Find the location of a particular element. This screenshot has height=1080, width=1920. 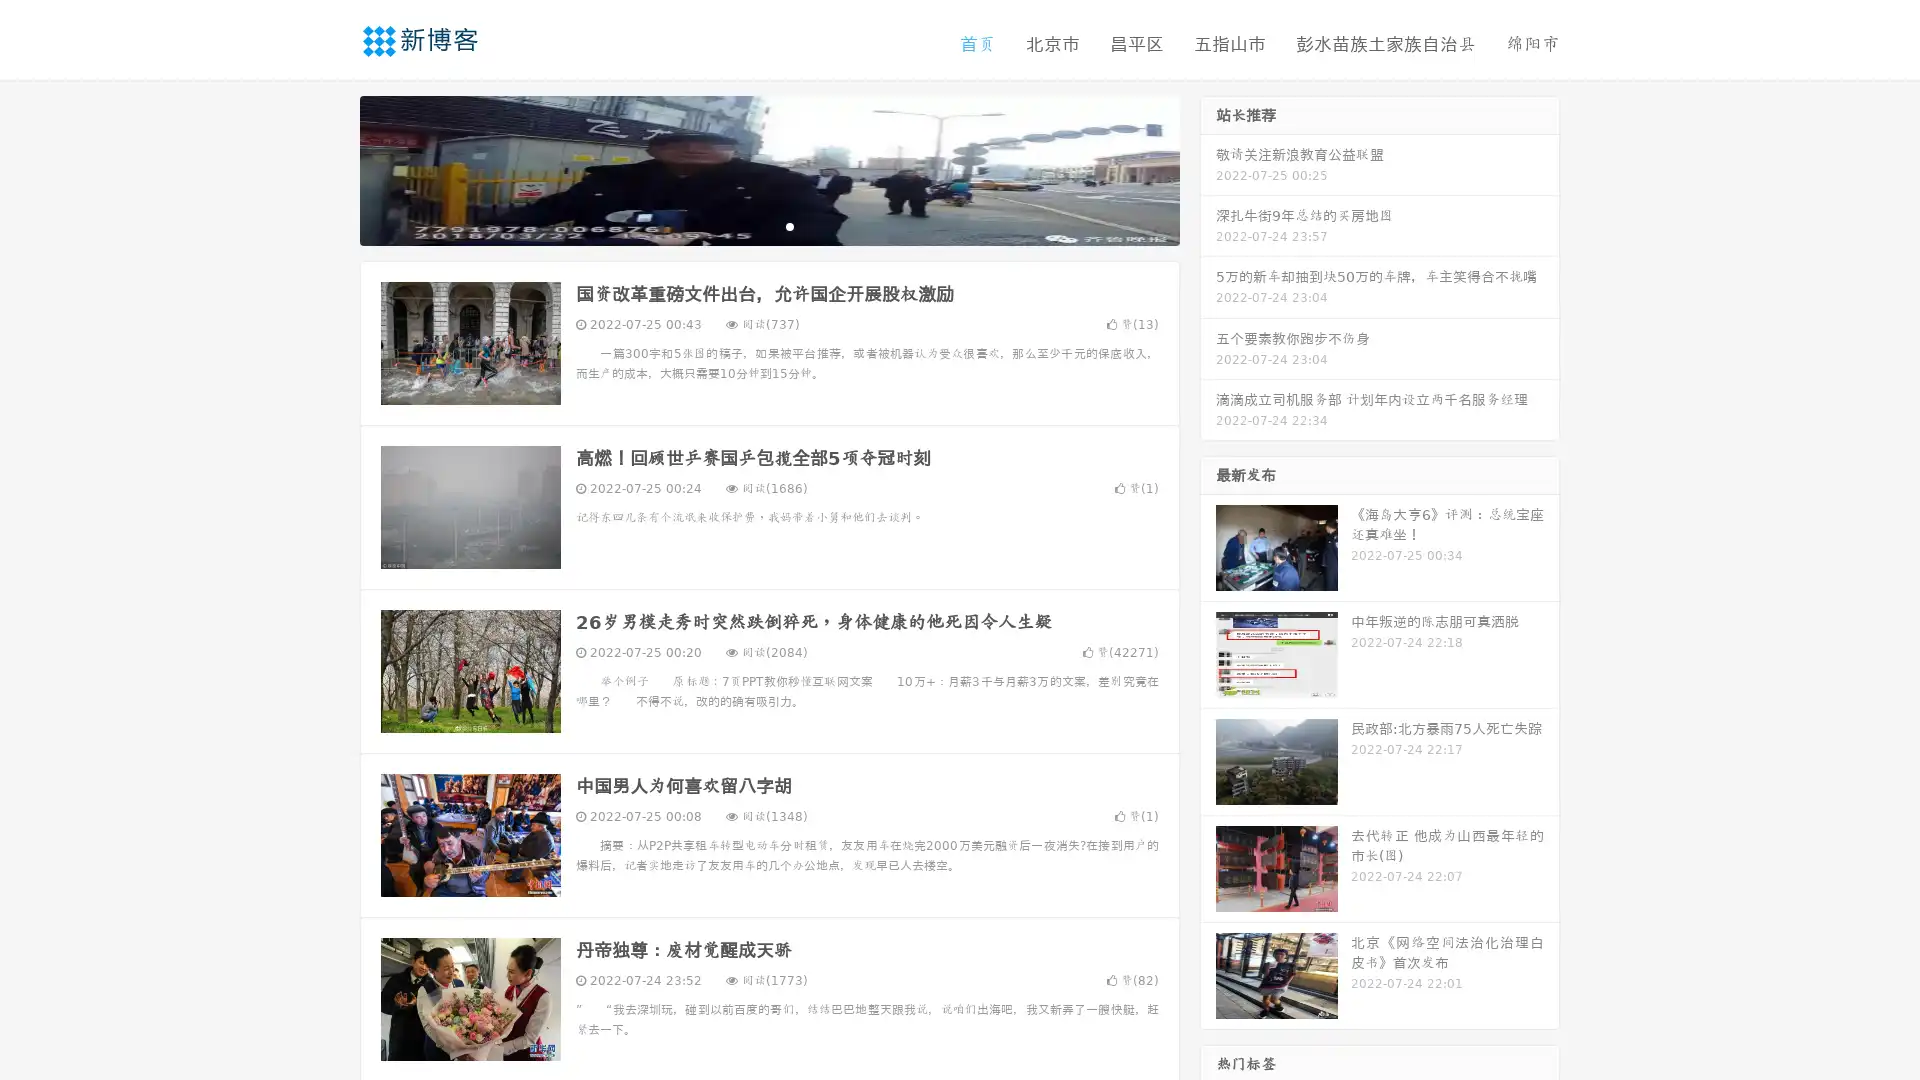

Go to slide 1 is located at coordinates (748, 225).